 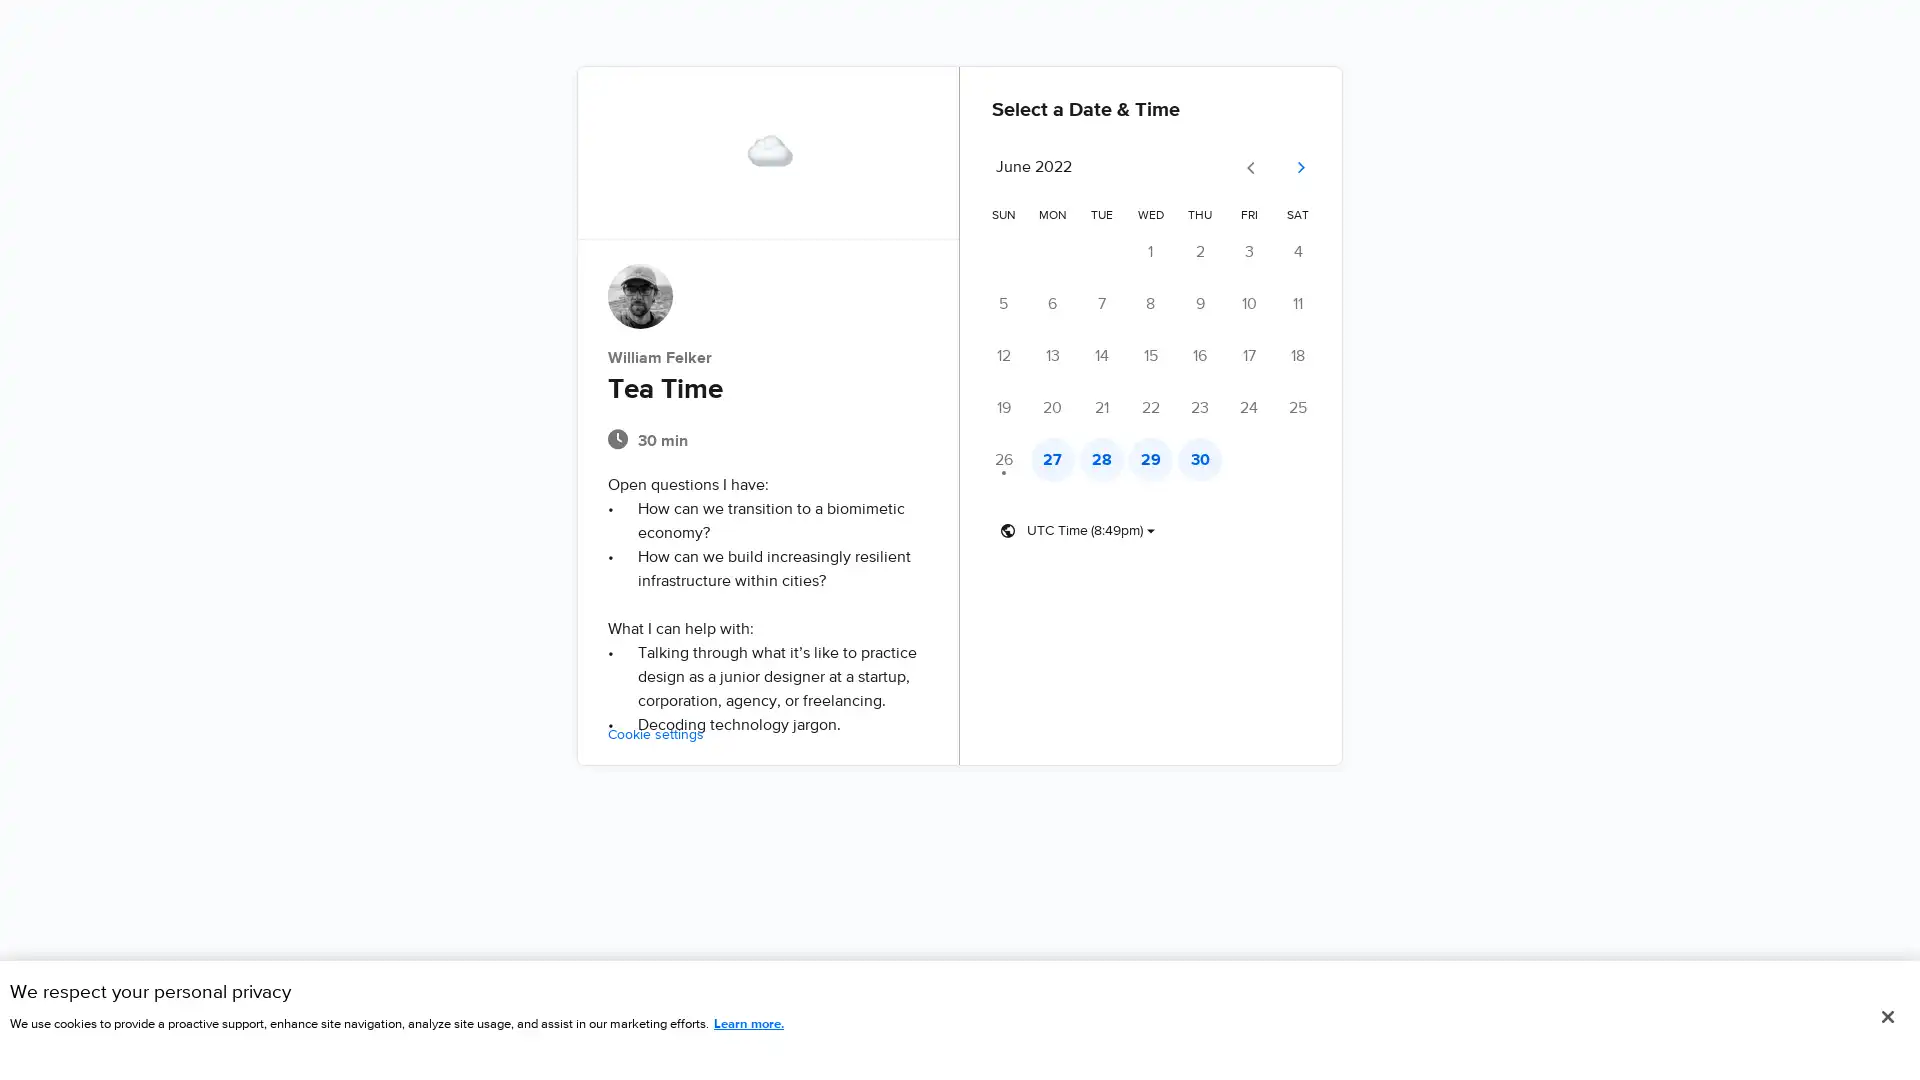 What do you see at coordinates (1003, 354) in the screenshot?
I see `Sunday, June 12 - No times available` at bounding box center [1003, 354].